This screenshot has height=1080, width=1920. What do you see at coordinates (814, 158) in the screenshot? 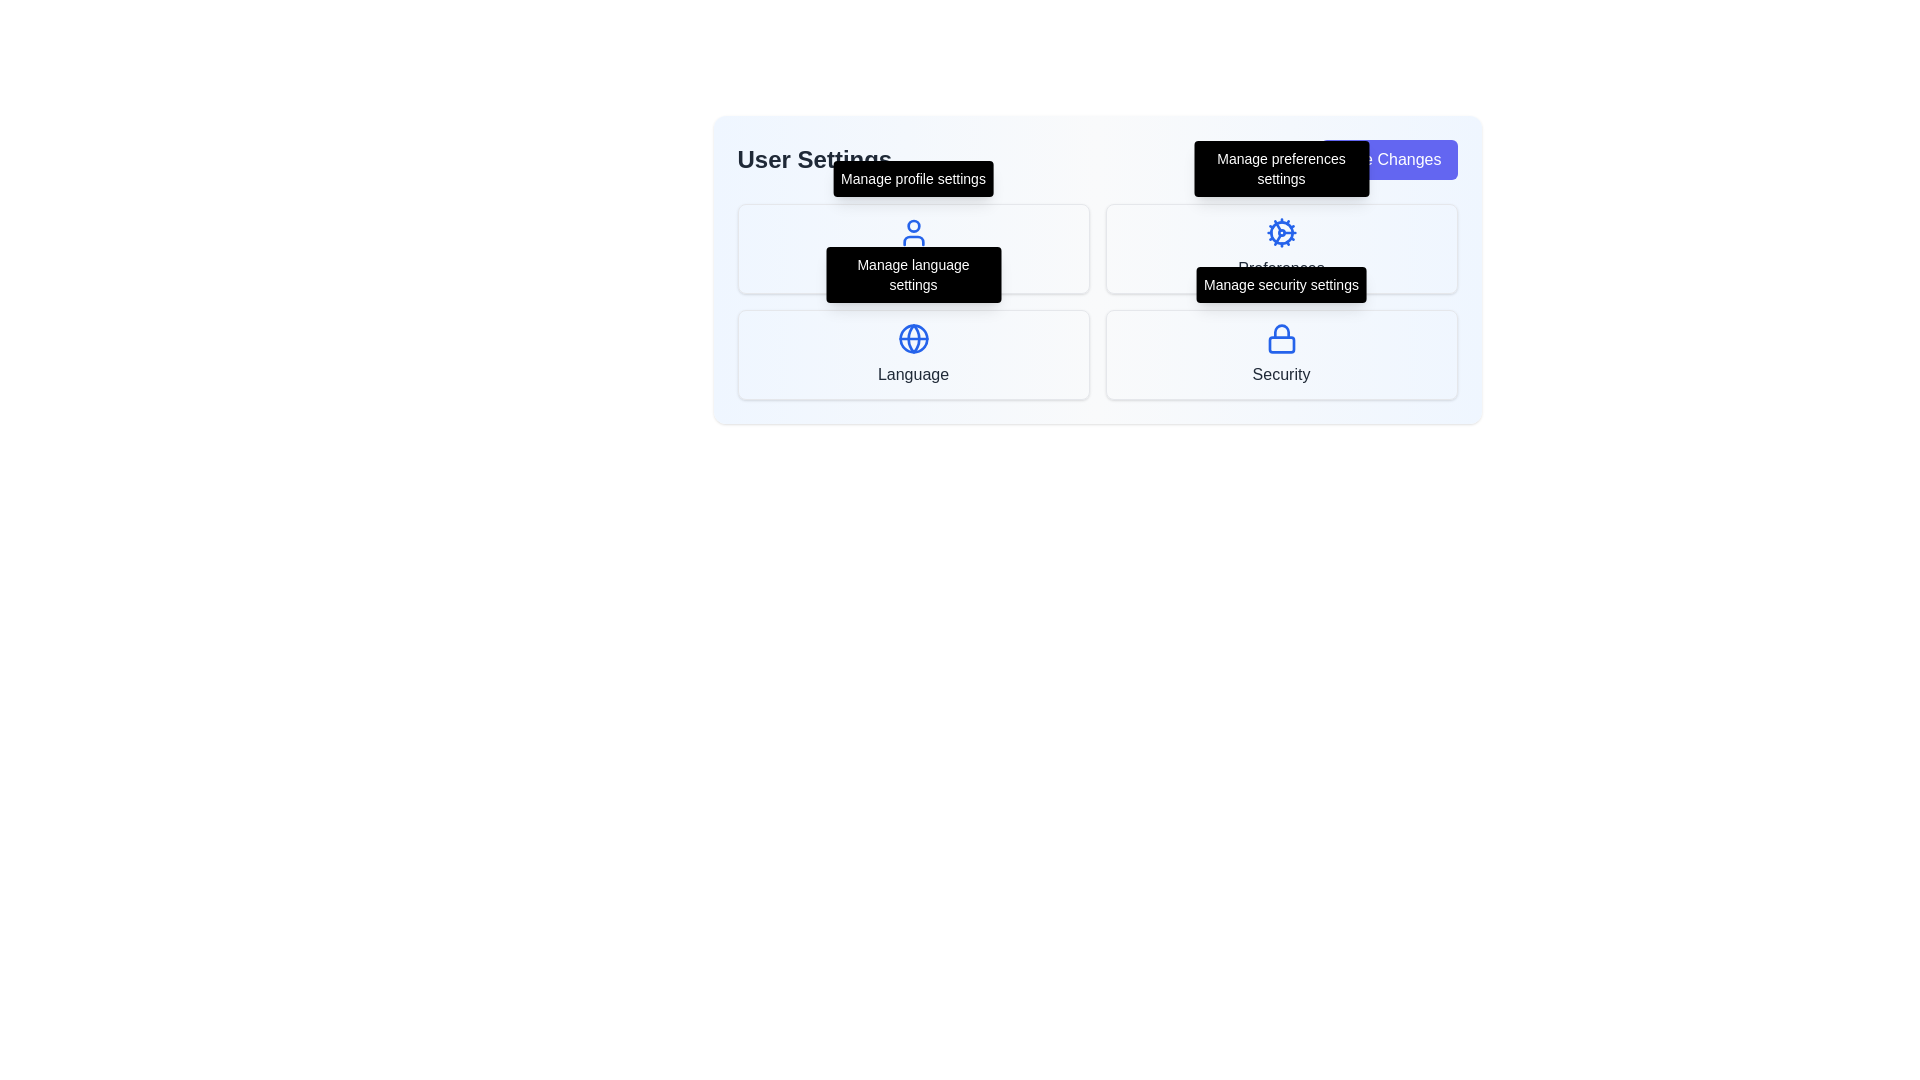
I see `the static text label that serves as the page title, located to the left of the 'Save Changes' button` at bounding box center [814, 158].